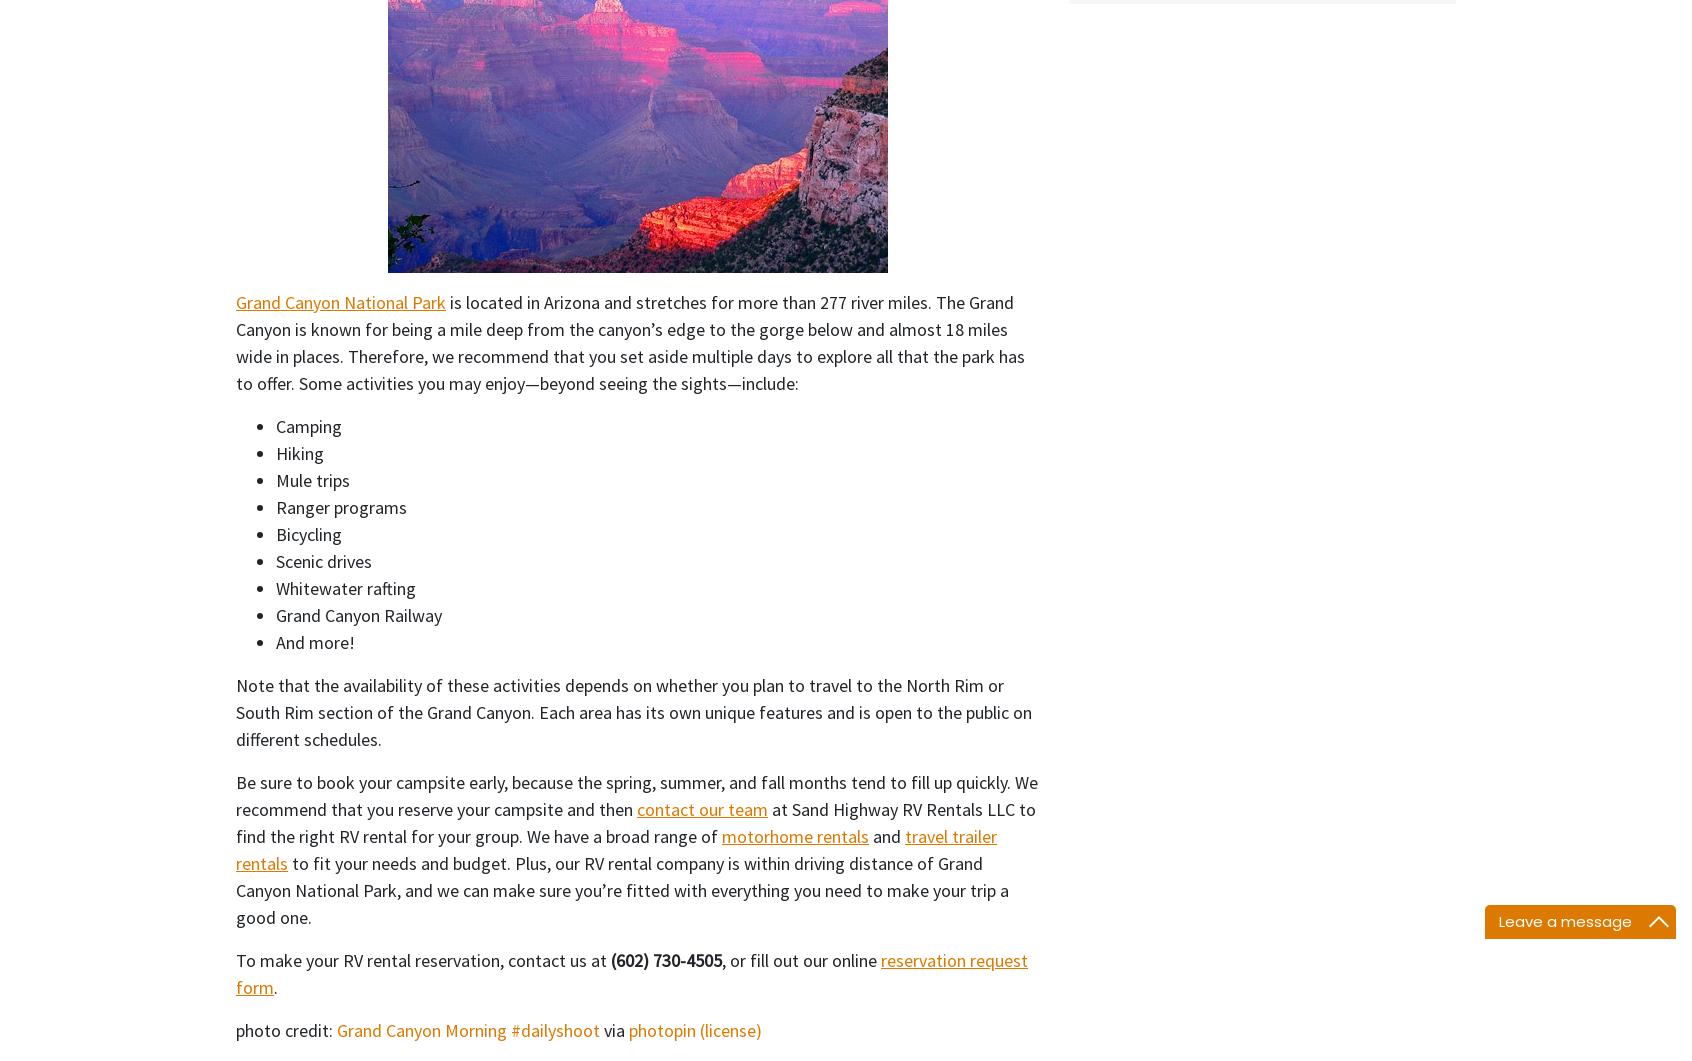  What do you see at coordinates (621, 888) in the screenshot?
I see `'to fit your needs and budget. Plus, our RV rental company is within driving distance of Grand Canyon National Park, and we can make sure you’re fitted with everything you need to make your trip a good one.'` at bounding box center [621, 888].